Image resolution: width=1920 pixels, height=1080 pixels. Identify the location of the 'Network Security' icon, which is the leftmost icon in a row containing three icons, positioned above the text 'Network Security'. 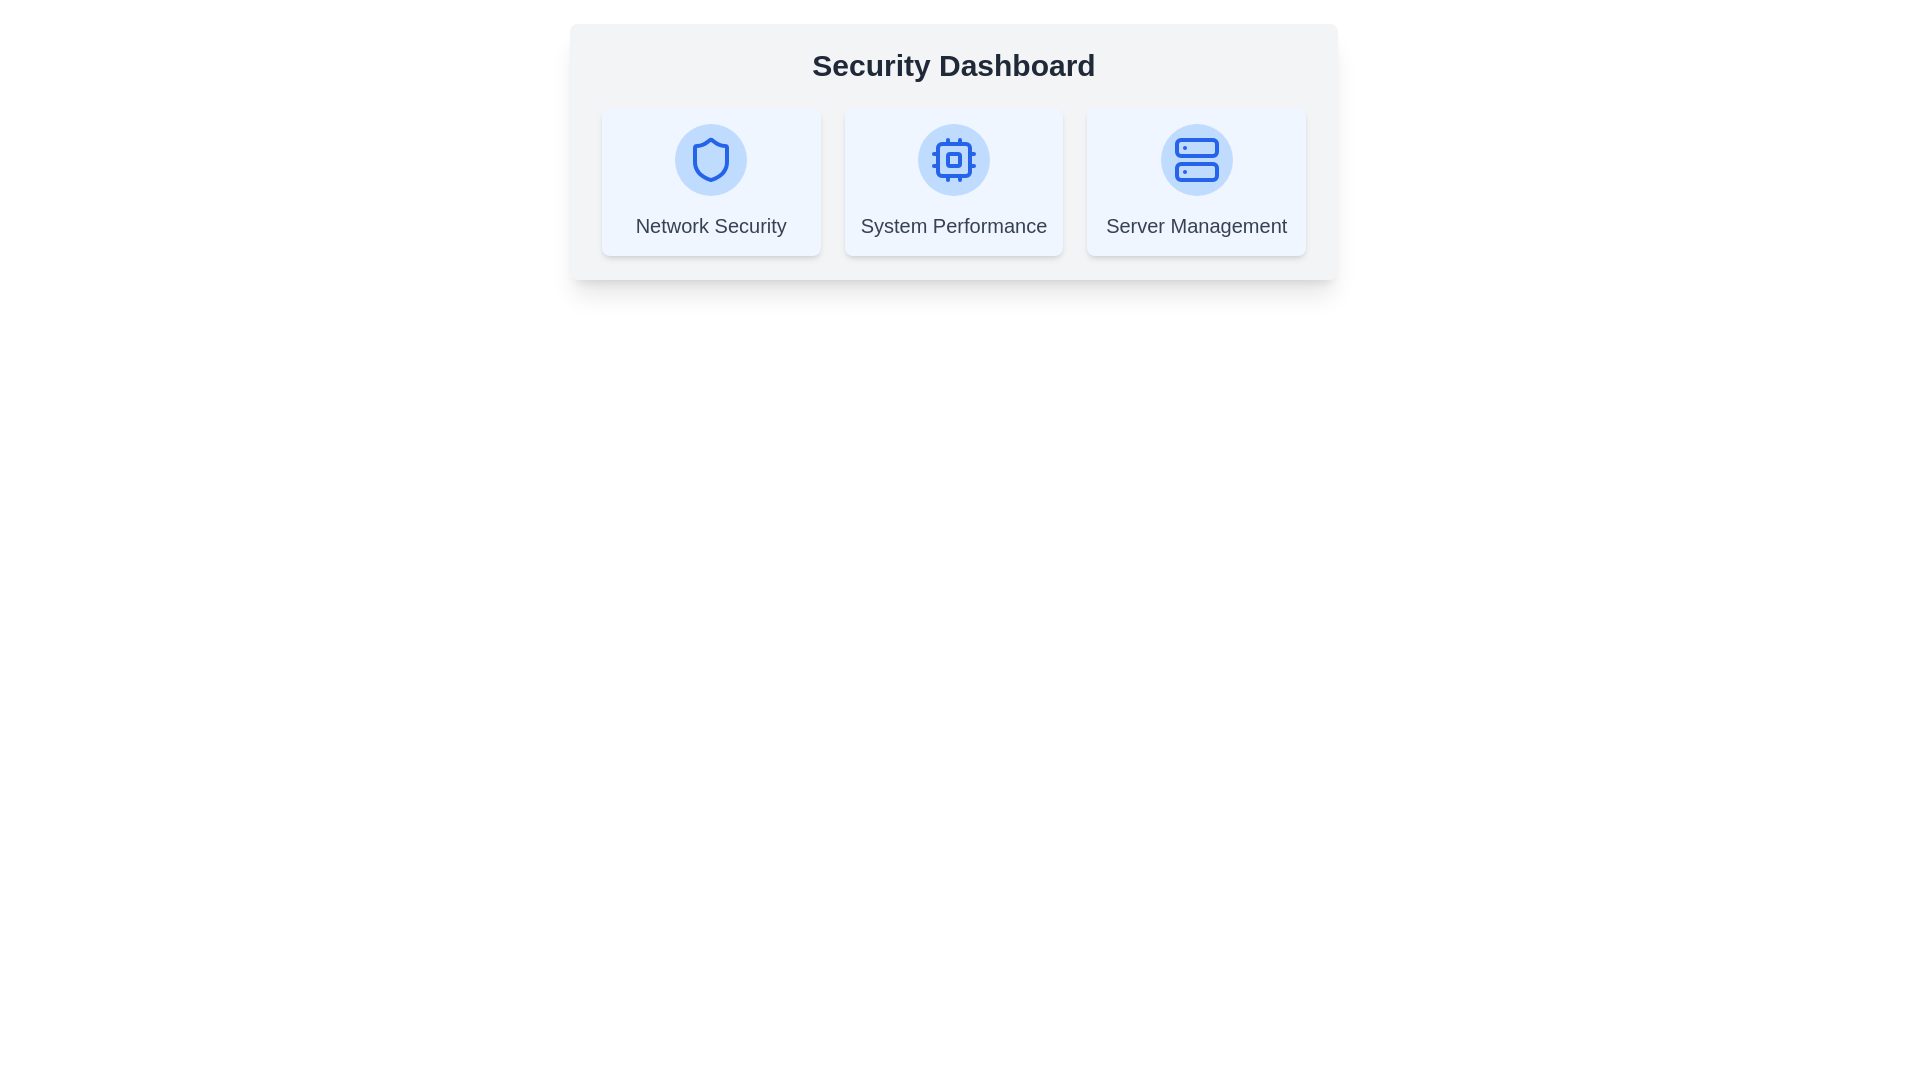
(711, 158).